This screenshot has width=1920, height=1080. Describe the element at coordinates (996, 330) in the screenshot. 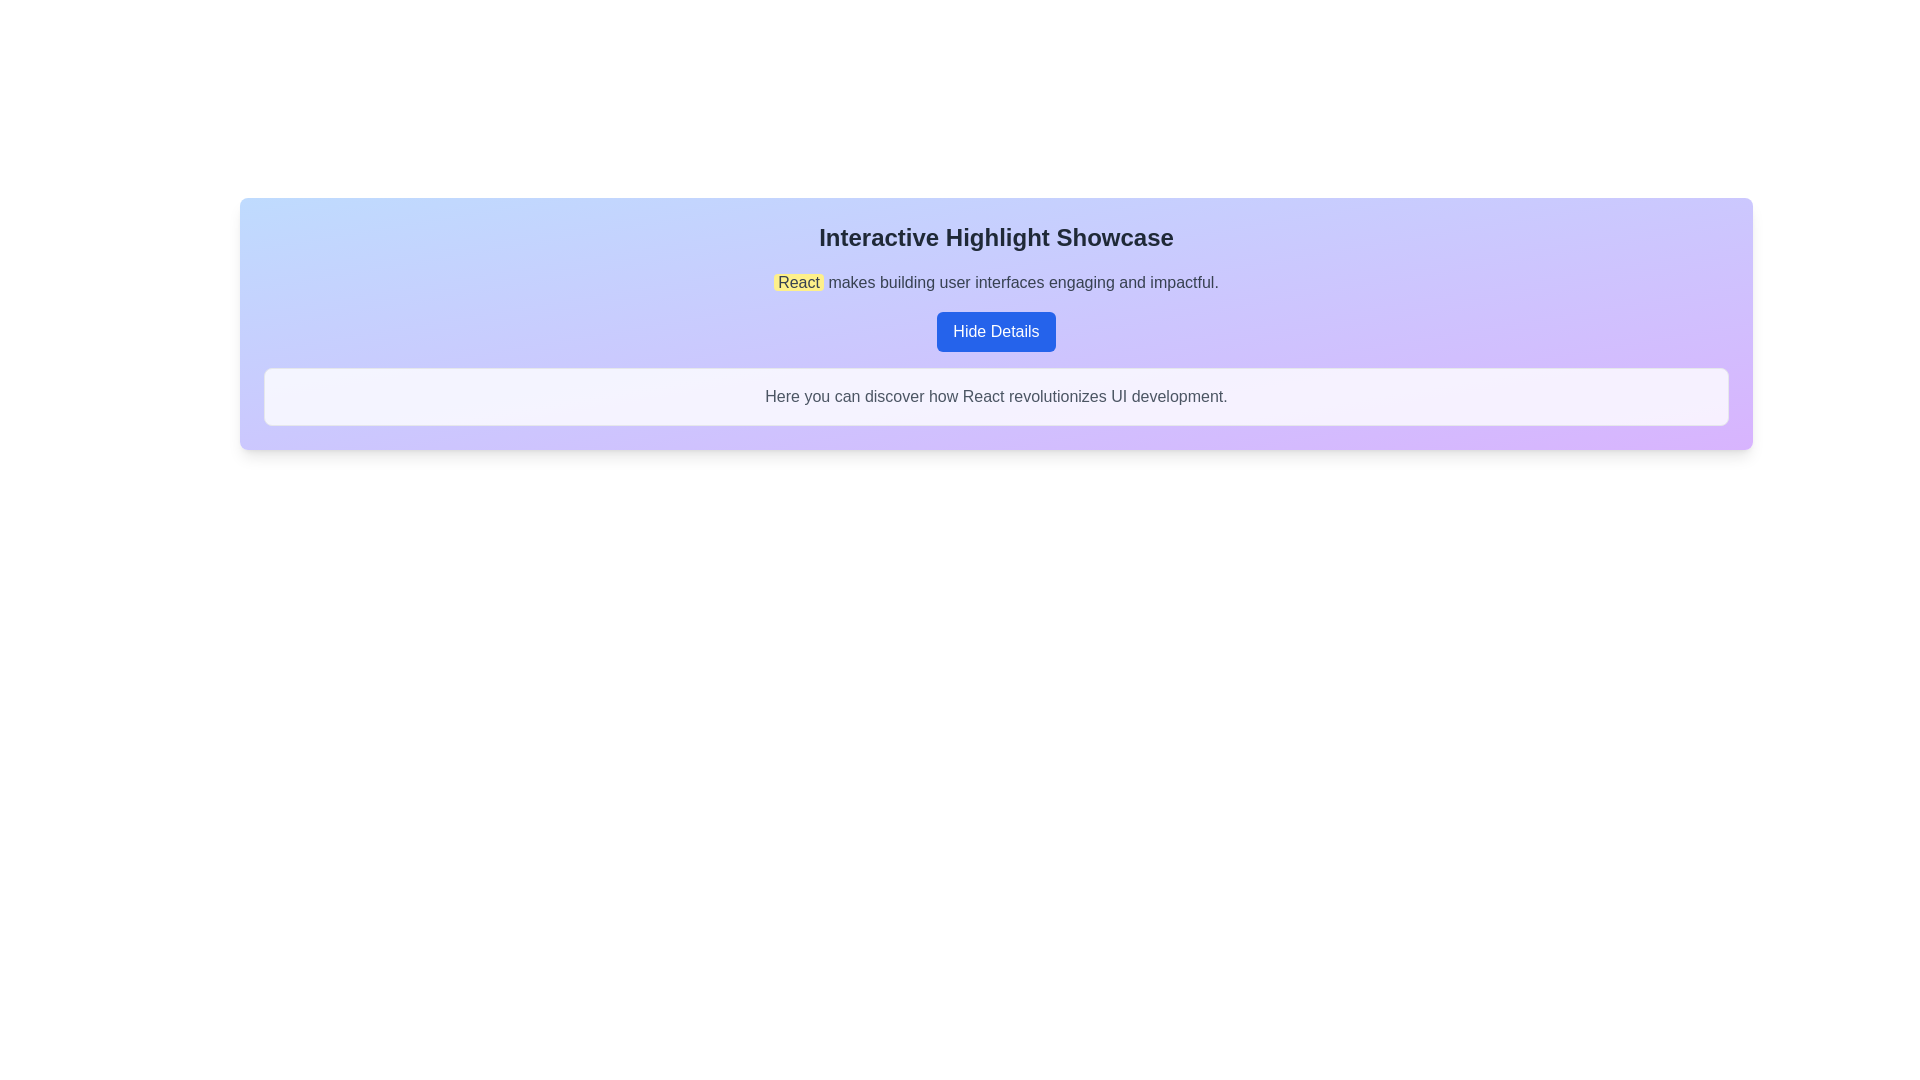

I see `the button with blue background and white text labeled 'Hide Details'` at that location.